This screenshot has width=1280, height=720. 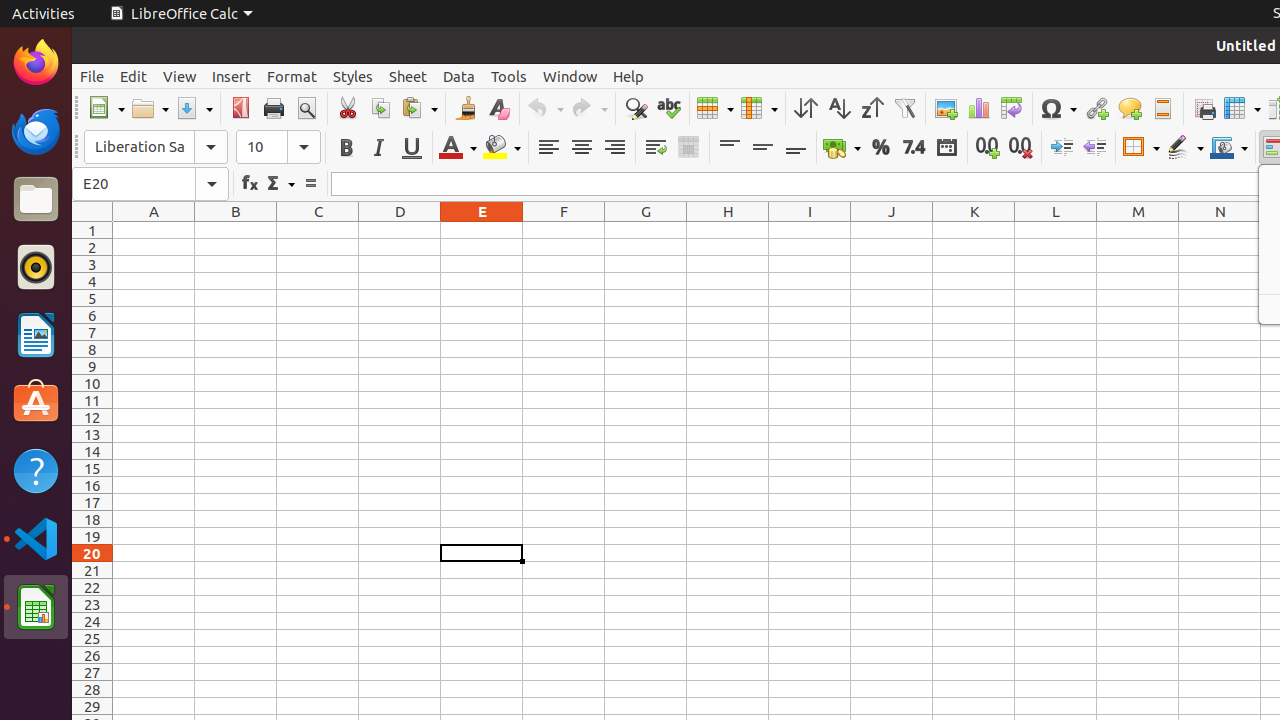 I want to click on 'Firefox Web Browser', so click(x=35, y=61).